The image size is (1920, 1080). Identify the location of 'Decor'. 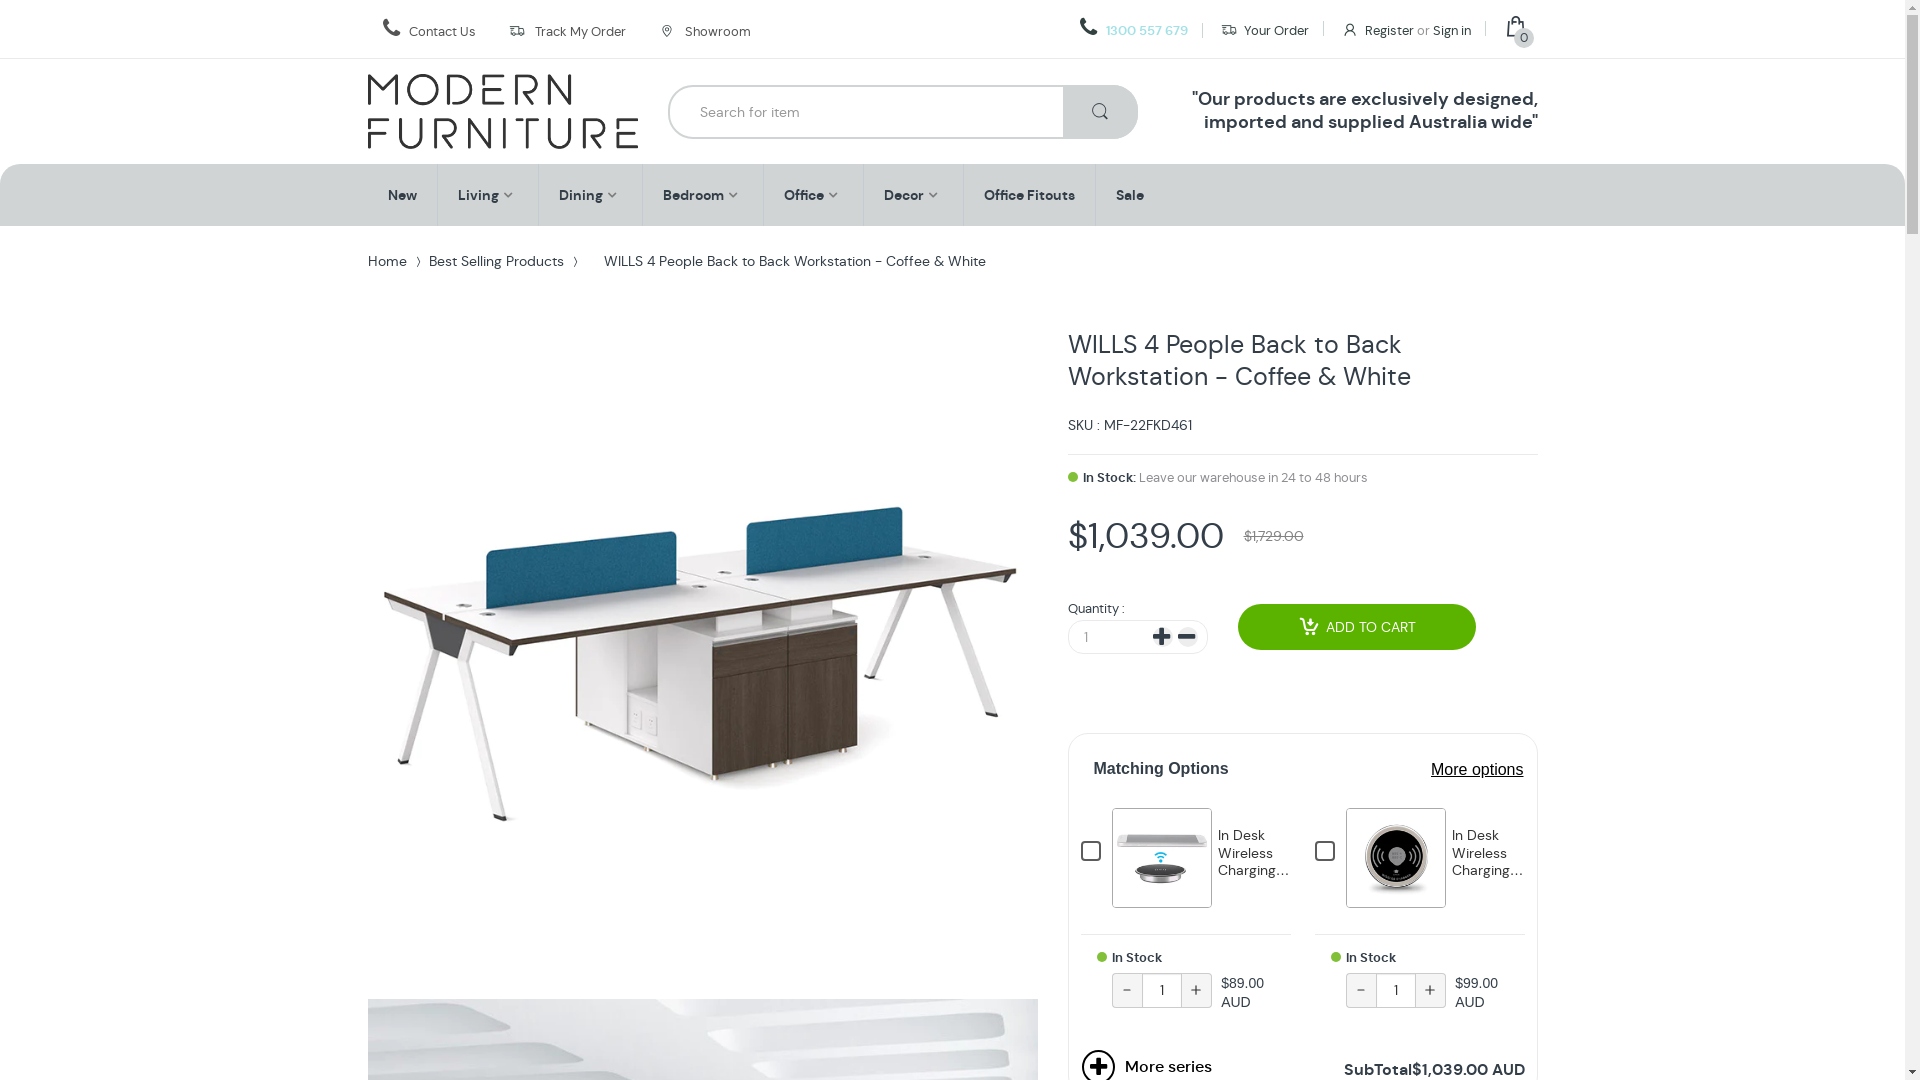
(882, 195).